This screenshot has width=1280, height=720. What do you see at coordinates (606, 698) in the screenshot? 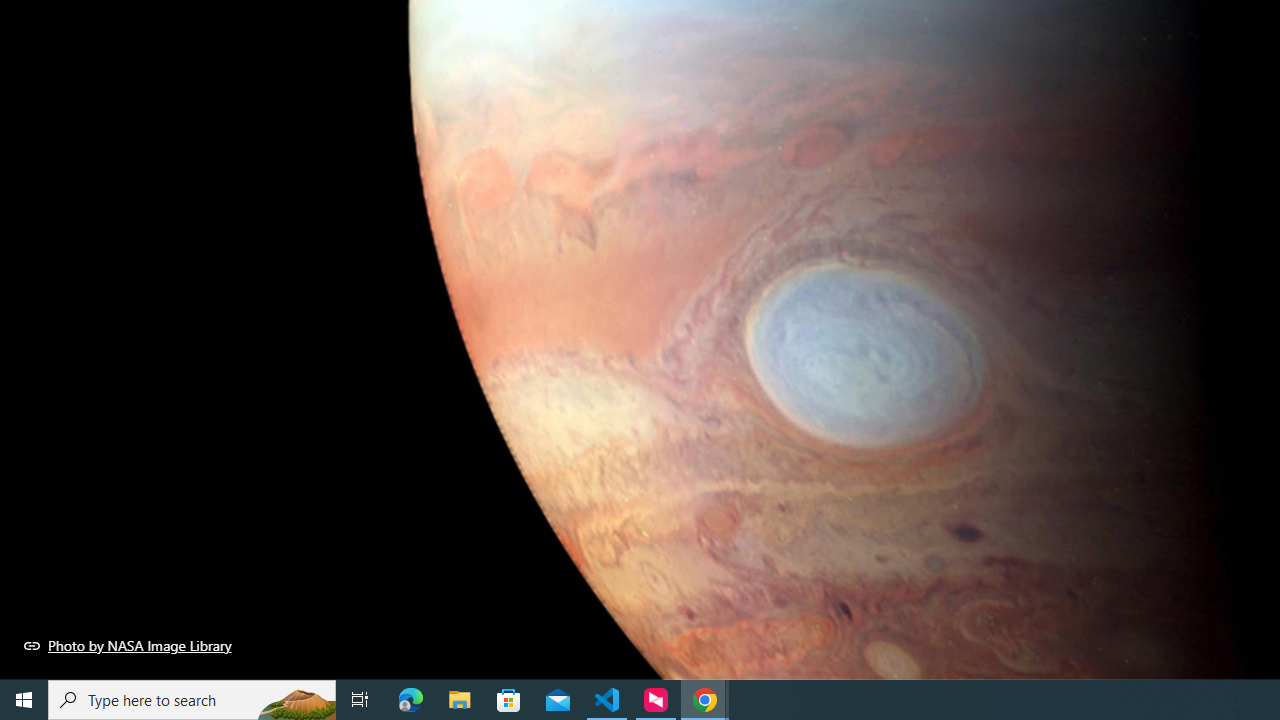
I see `'Visual Studio Code - 1 running window'` at bounding box center [606, 698].